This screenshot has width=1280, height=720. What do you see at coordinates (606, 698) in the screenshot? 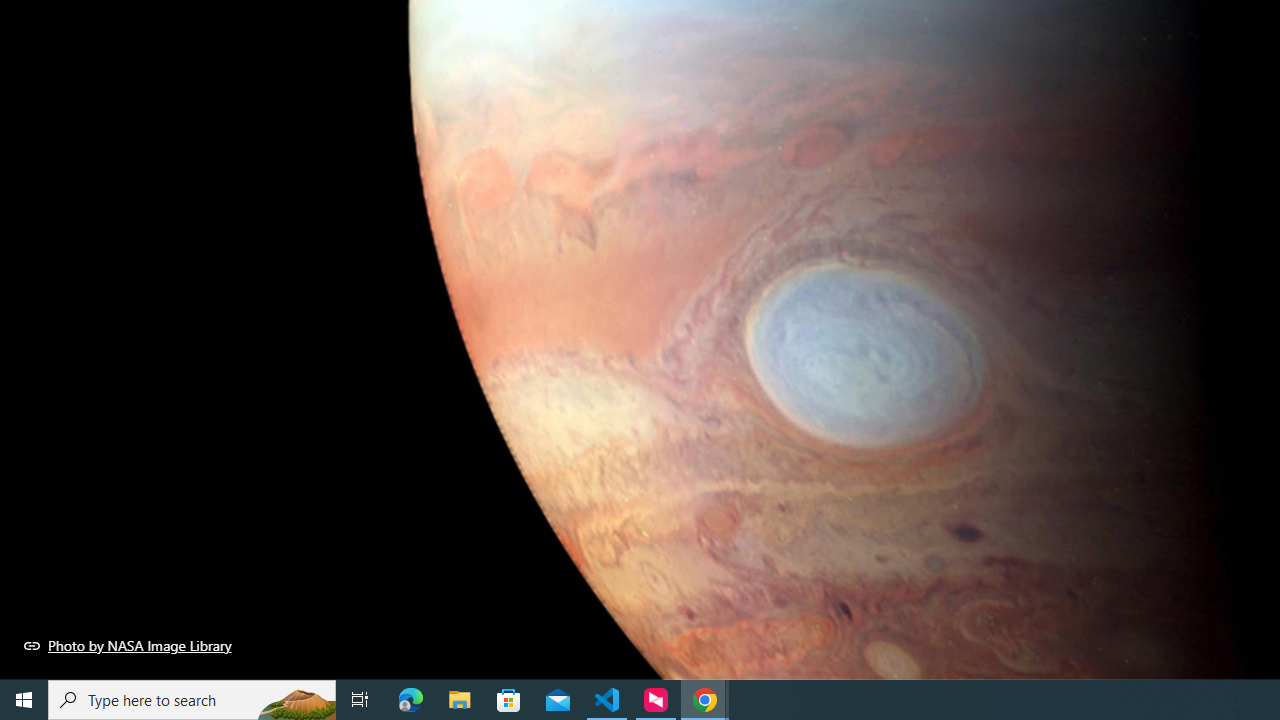
I see `'Visual Studio Code - 1 running window'` at bounding box center [606, 698].